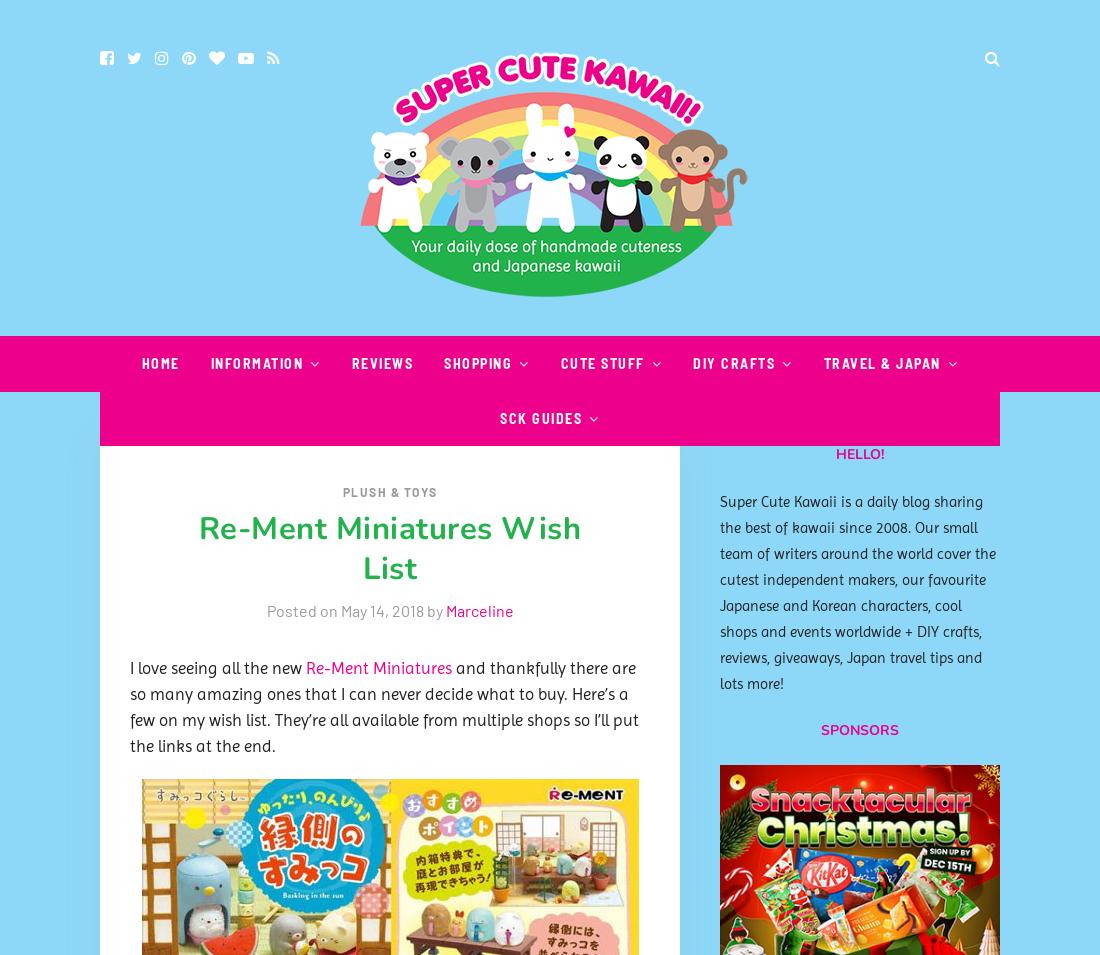 Image resolution: width=1100 pixels, height=955 pixels. Describe the element at coordinates (540, 417) in the screenshot. I see `'SCK Guides'` at that location.